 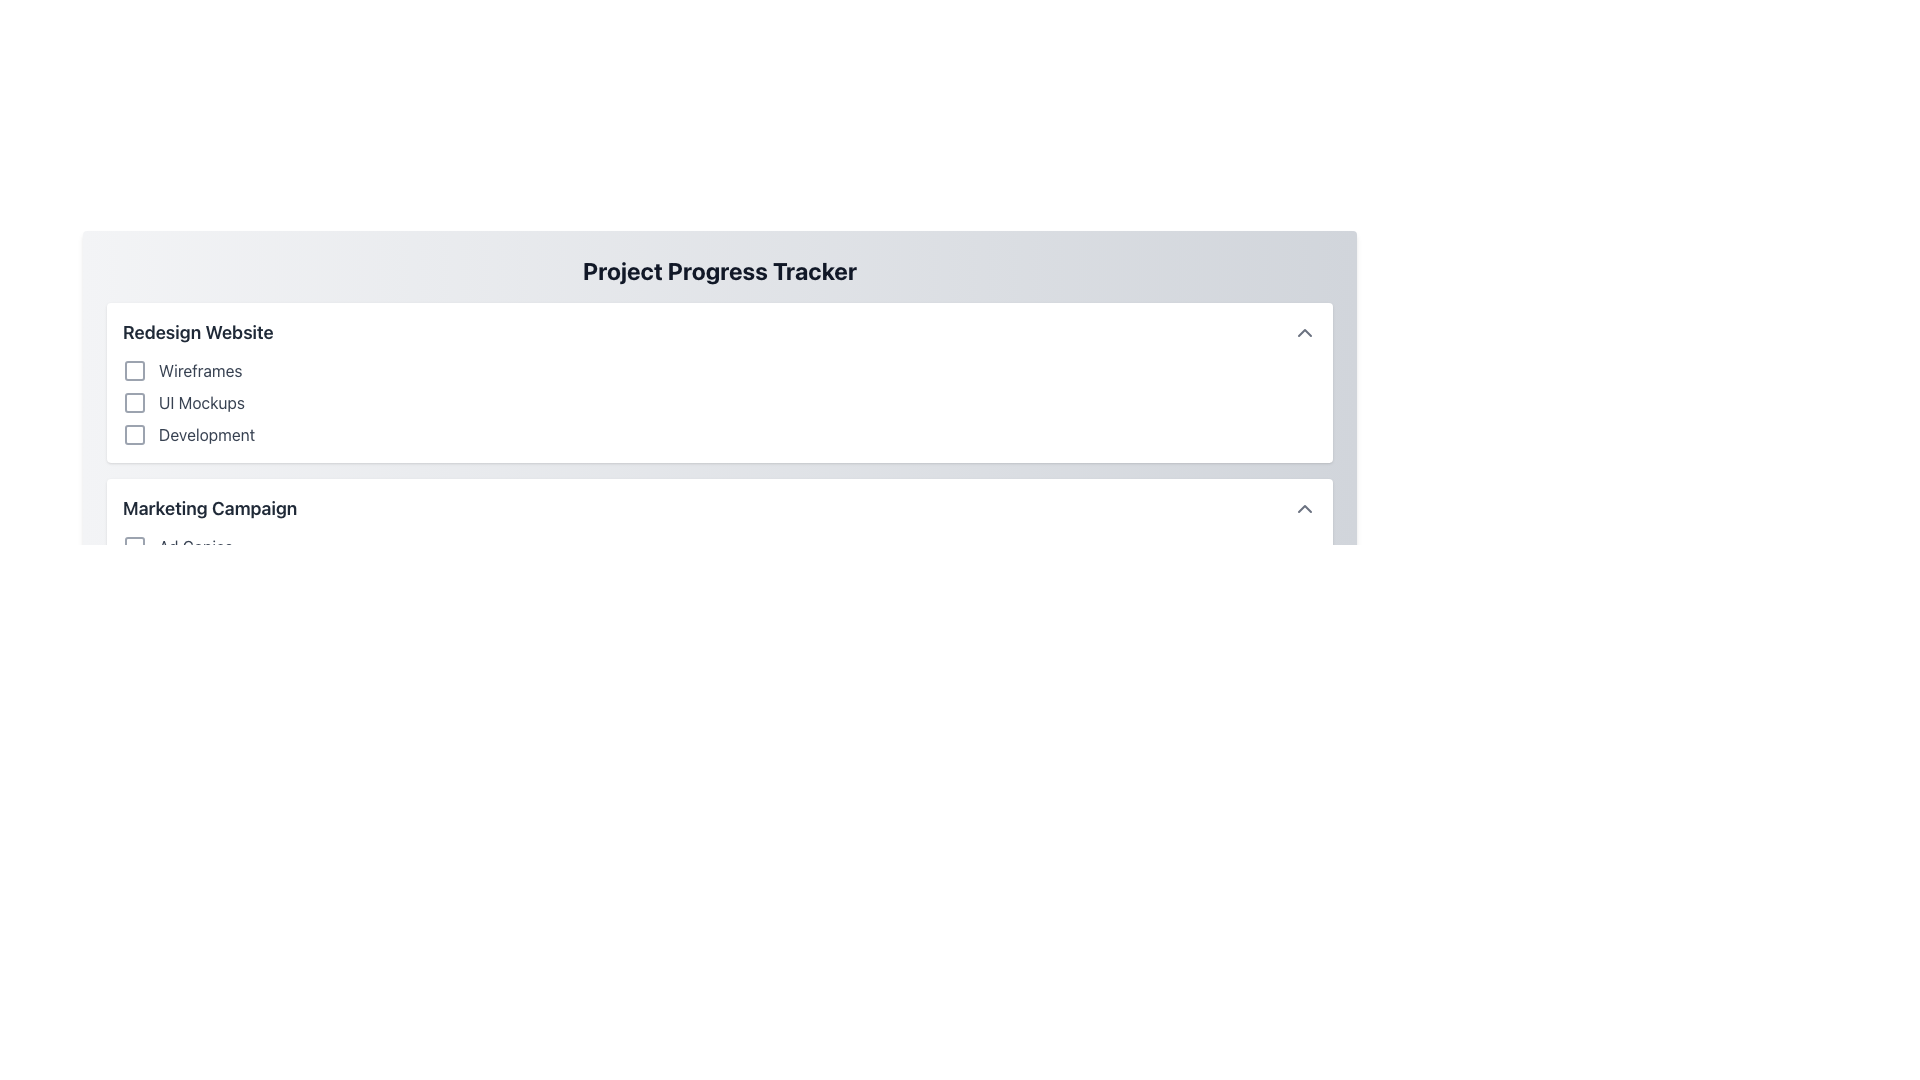 What do you see at coordinates (1305, 331) in the screenshot?
I see `the interactive button located to the far right of the 'Redesign Website' section` at bounding box center [1305, 331].